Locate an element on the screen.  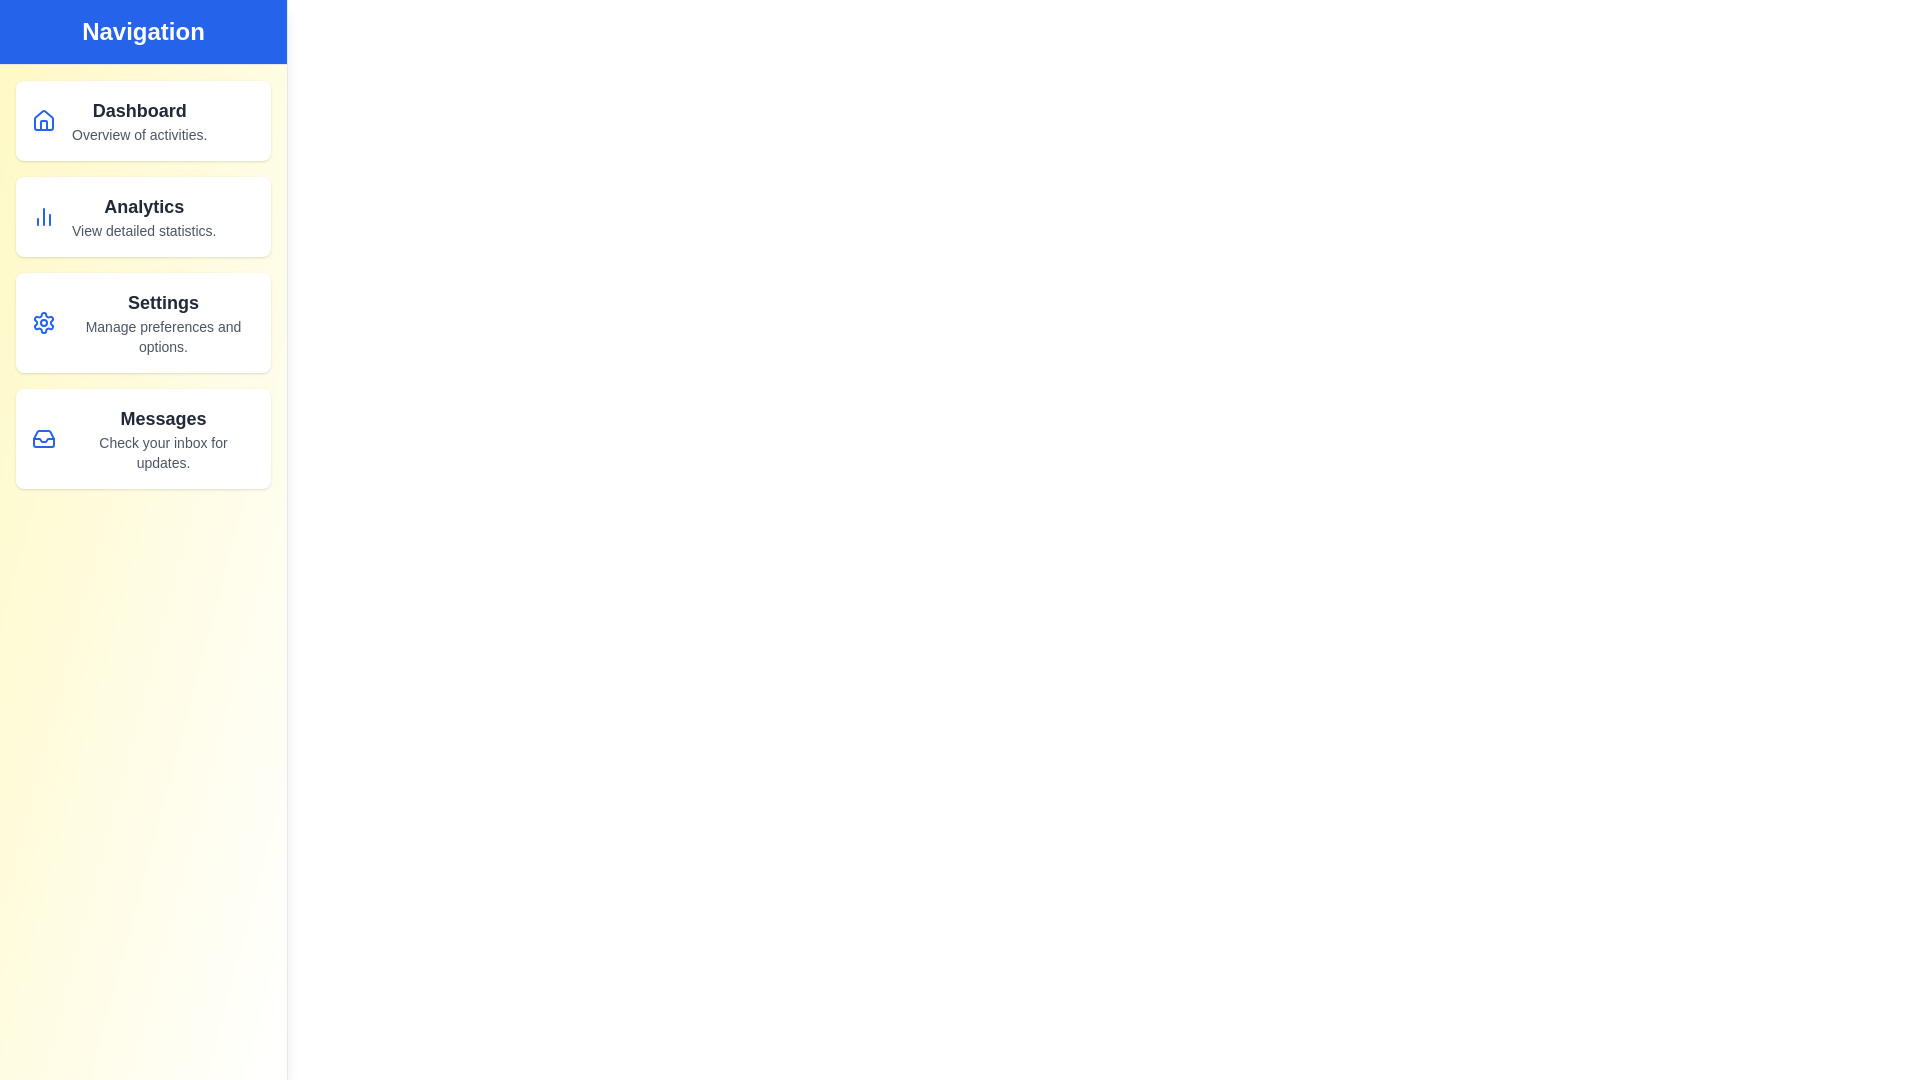
toggle button at the top-left corner of the screen to toggle the drawer visibility is located at coordinates (39, 39).